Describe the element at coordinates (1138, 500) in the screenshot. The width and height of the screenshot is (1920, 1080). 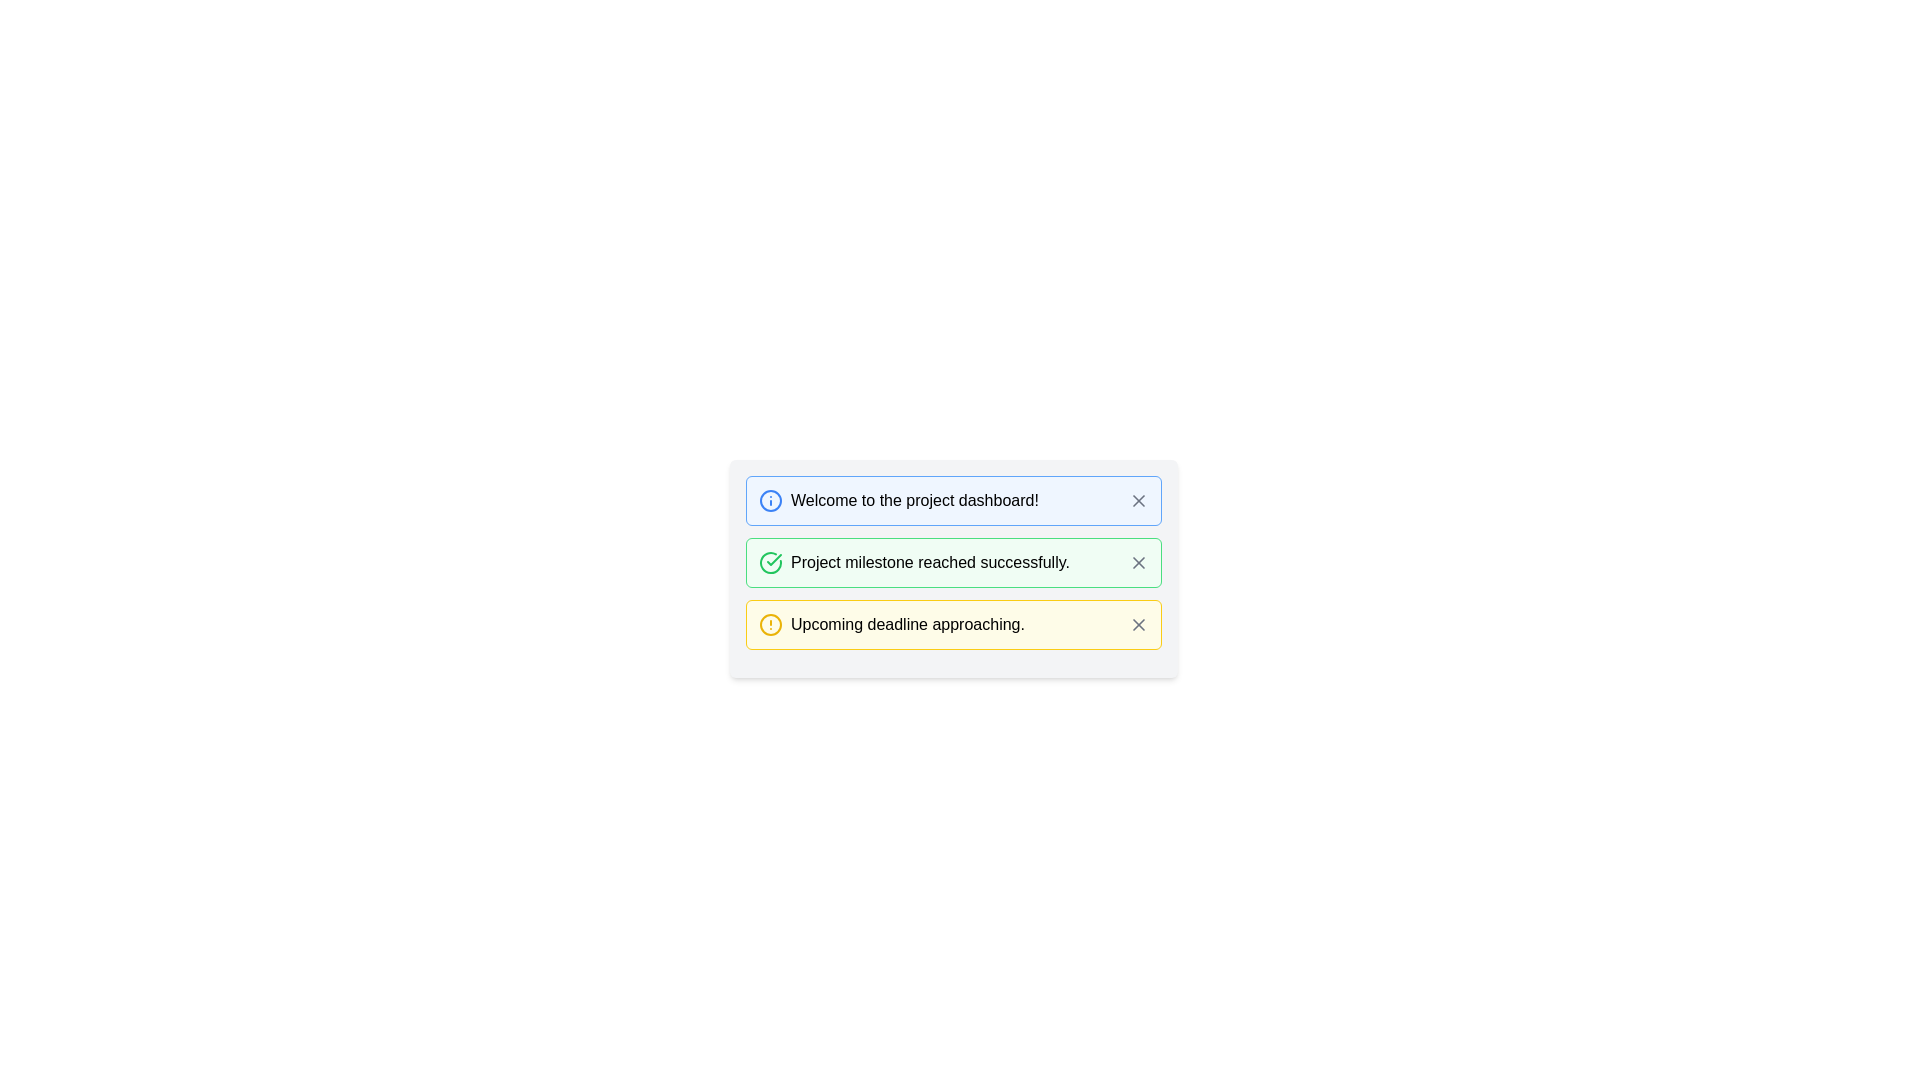
I see `the red 'X' icon button located in the top right corner of the blue notification box` at that location.